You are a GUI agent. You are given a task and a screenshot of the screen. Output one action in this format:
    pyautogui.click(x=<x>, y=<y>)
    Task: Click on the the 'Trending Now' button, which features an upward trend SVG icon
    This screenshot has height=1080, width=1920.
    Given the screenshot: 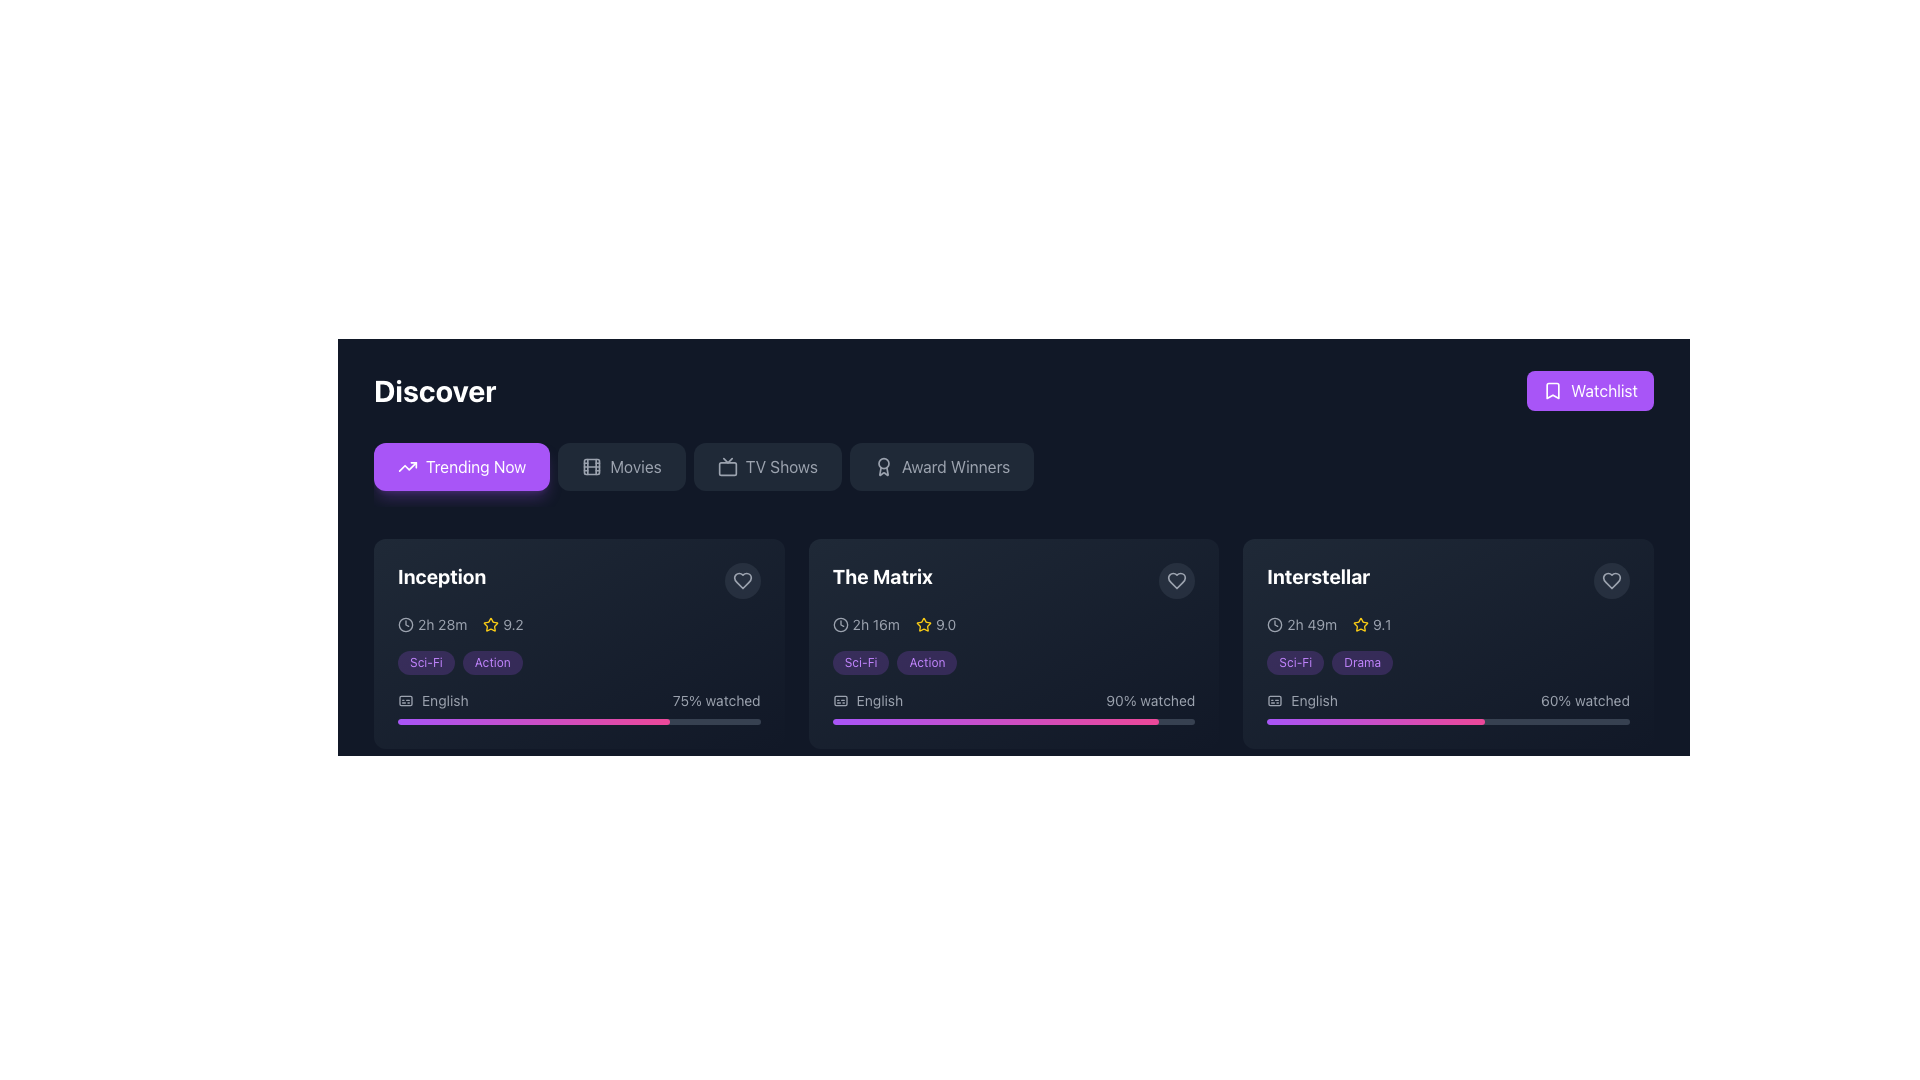 What is the action you would take?
    pyautogui.click(x=407, y=466)
    